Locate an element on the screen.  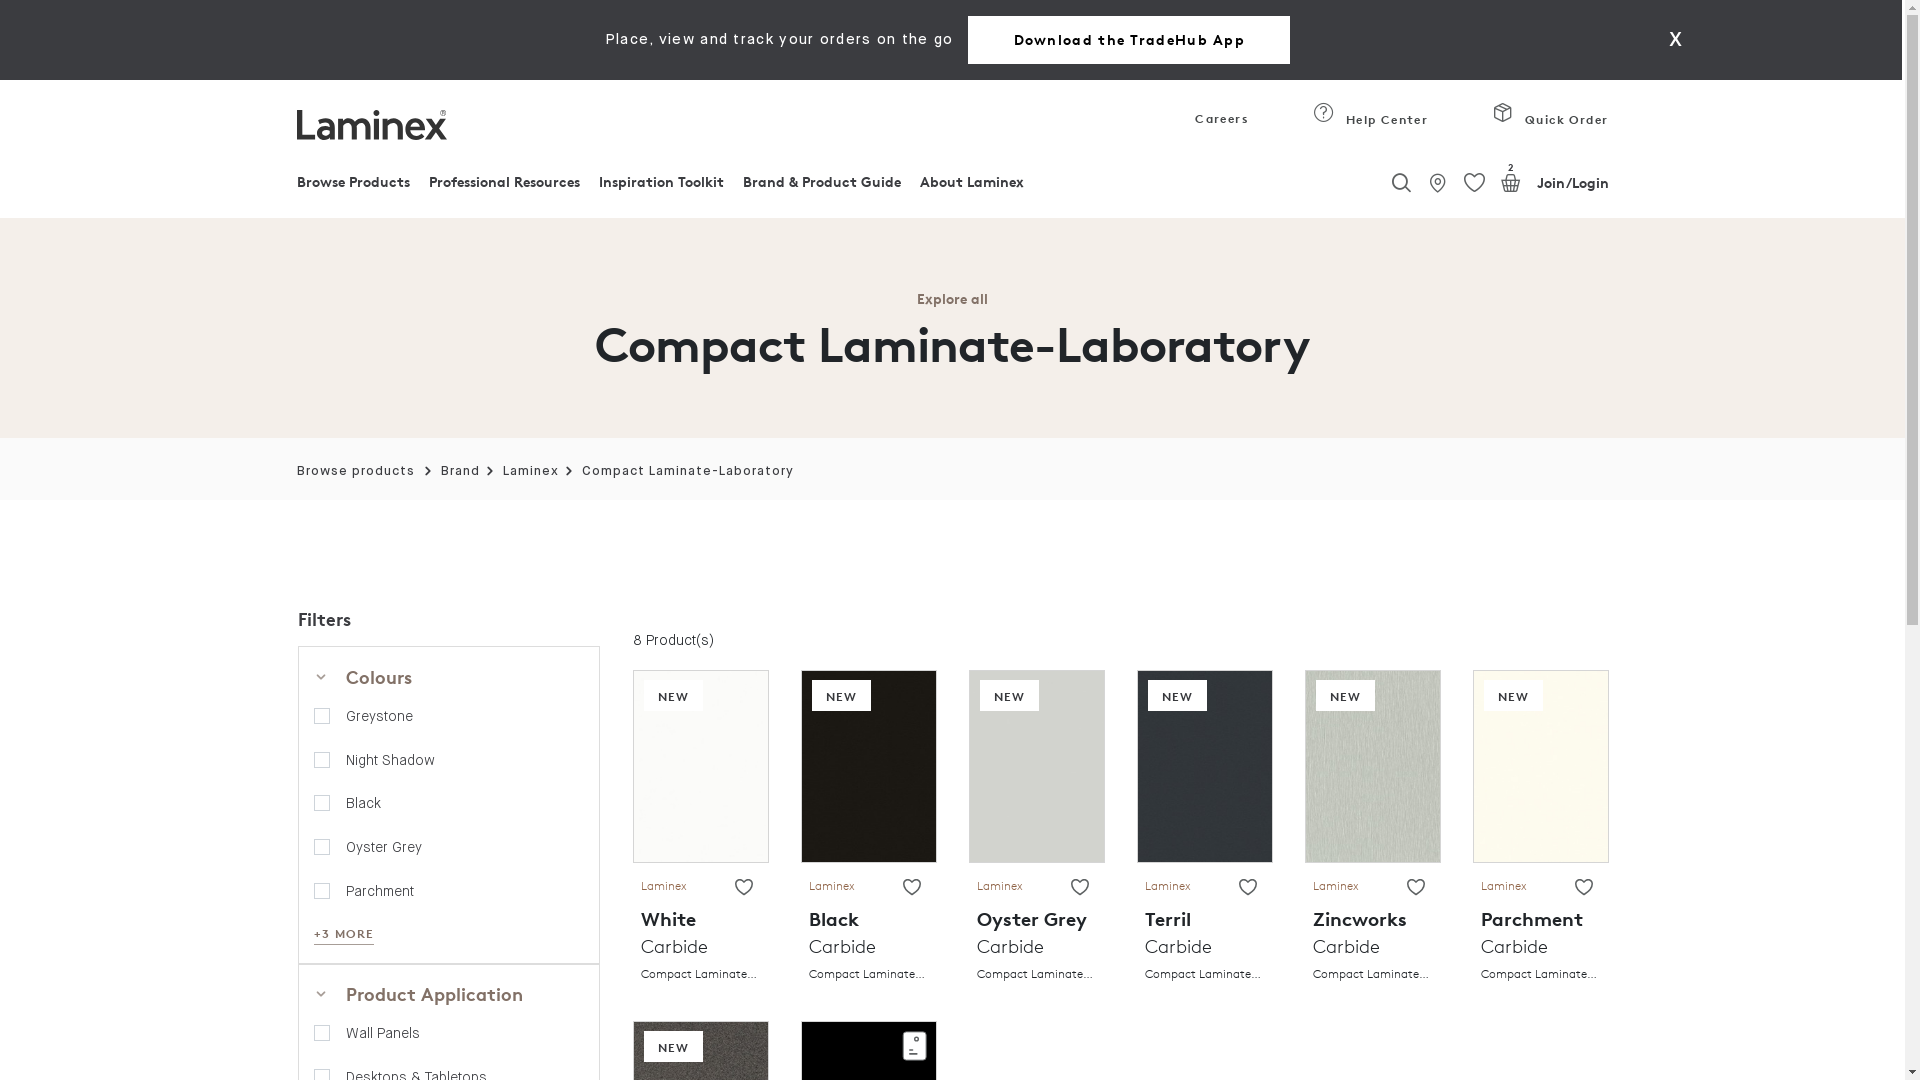
'Terril' is located at coordinates (1203, 764).